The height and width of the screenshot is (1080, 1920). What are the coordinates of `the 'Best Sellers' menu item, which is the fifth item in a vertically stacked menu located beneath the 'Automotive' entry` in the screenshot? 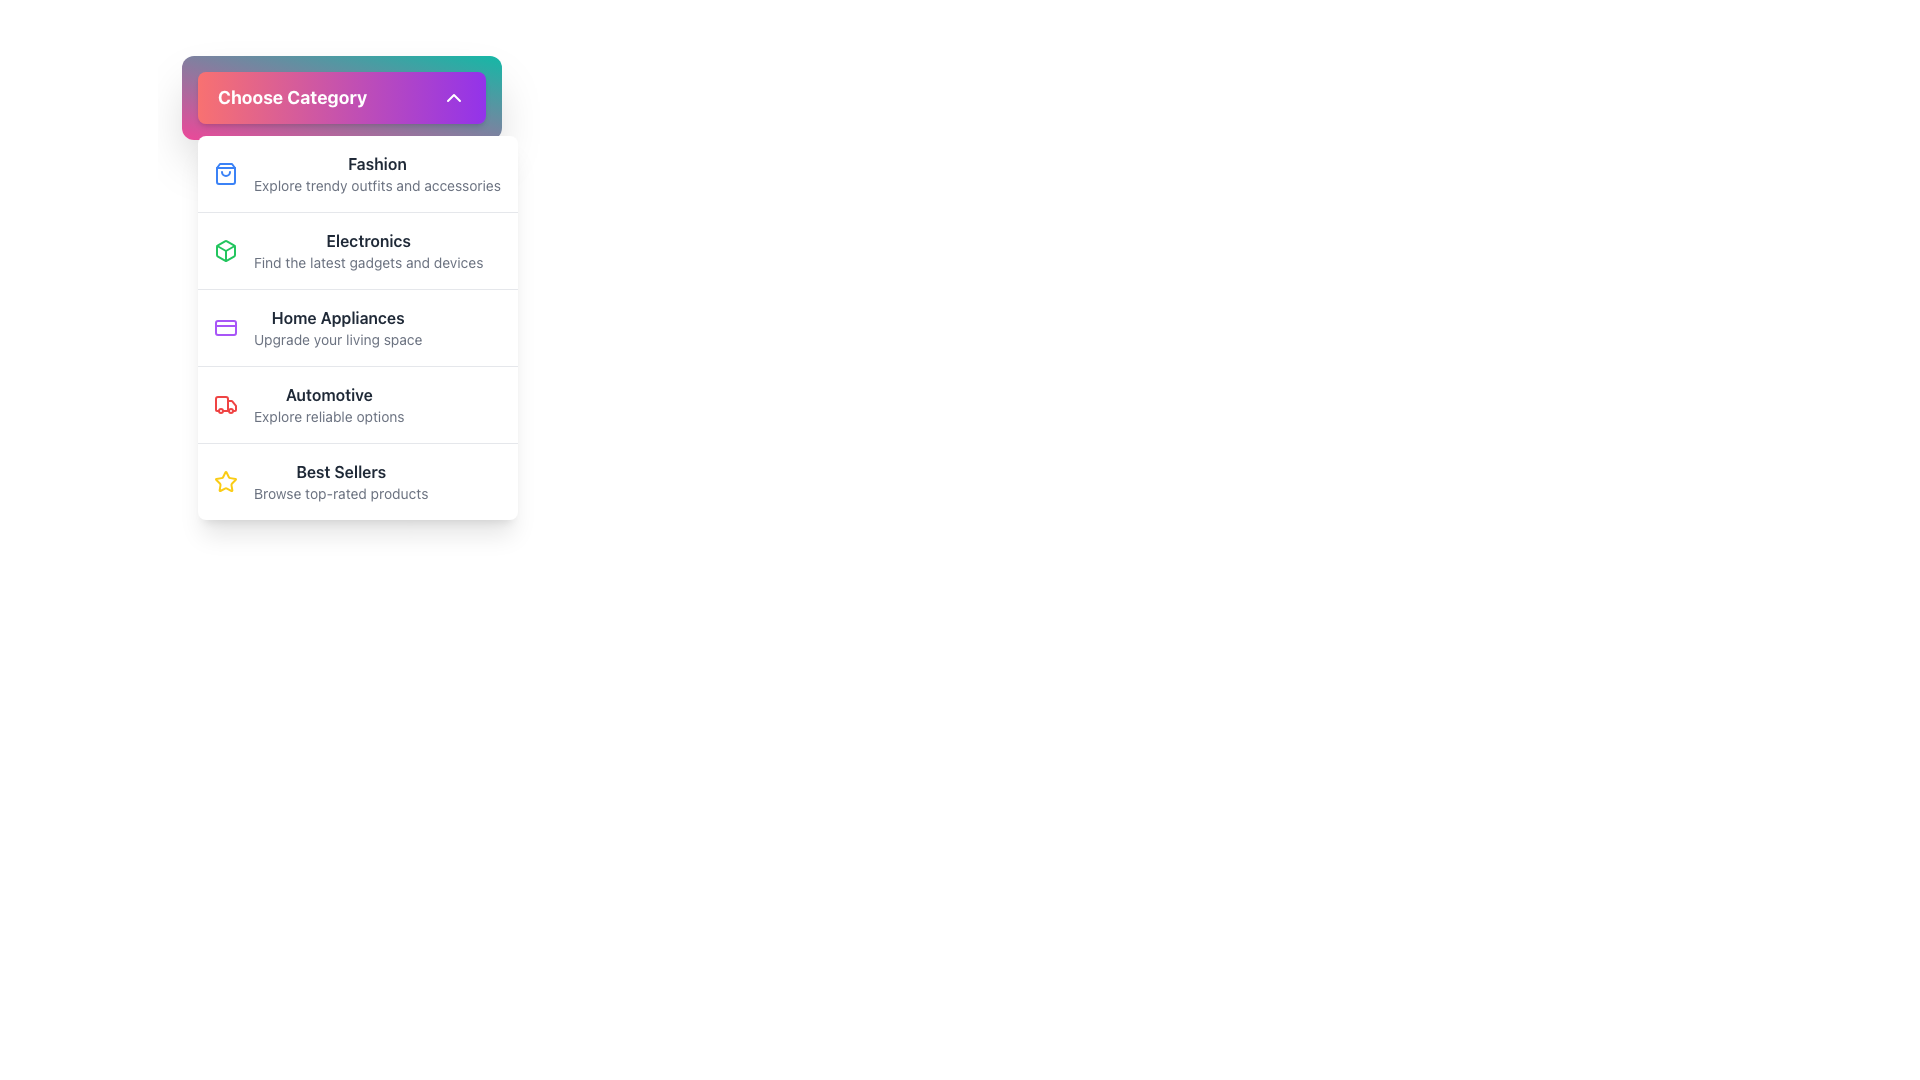 It's located at (358, 481).